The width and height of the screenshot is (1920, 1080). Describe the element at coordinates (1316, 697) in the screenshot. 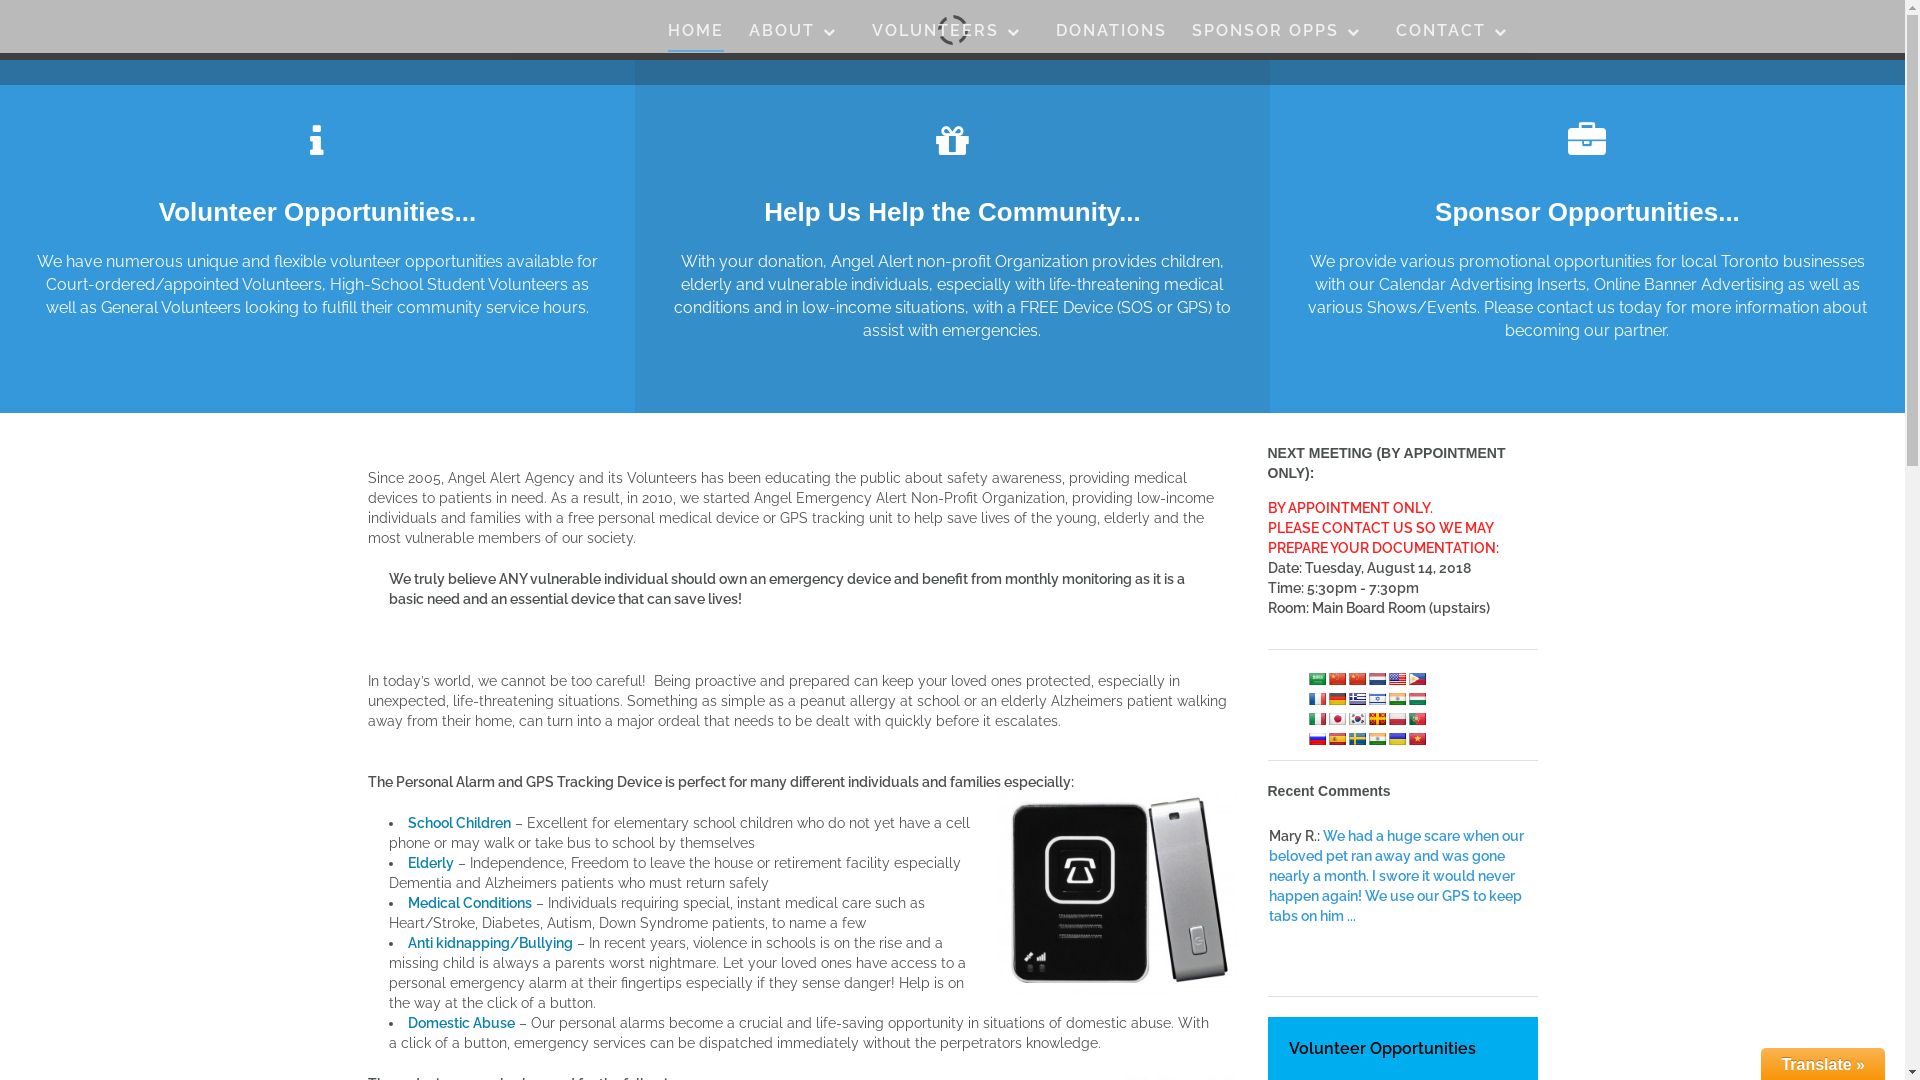

I see `'French'` at that location.